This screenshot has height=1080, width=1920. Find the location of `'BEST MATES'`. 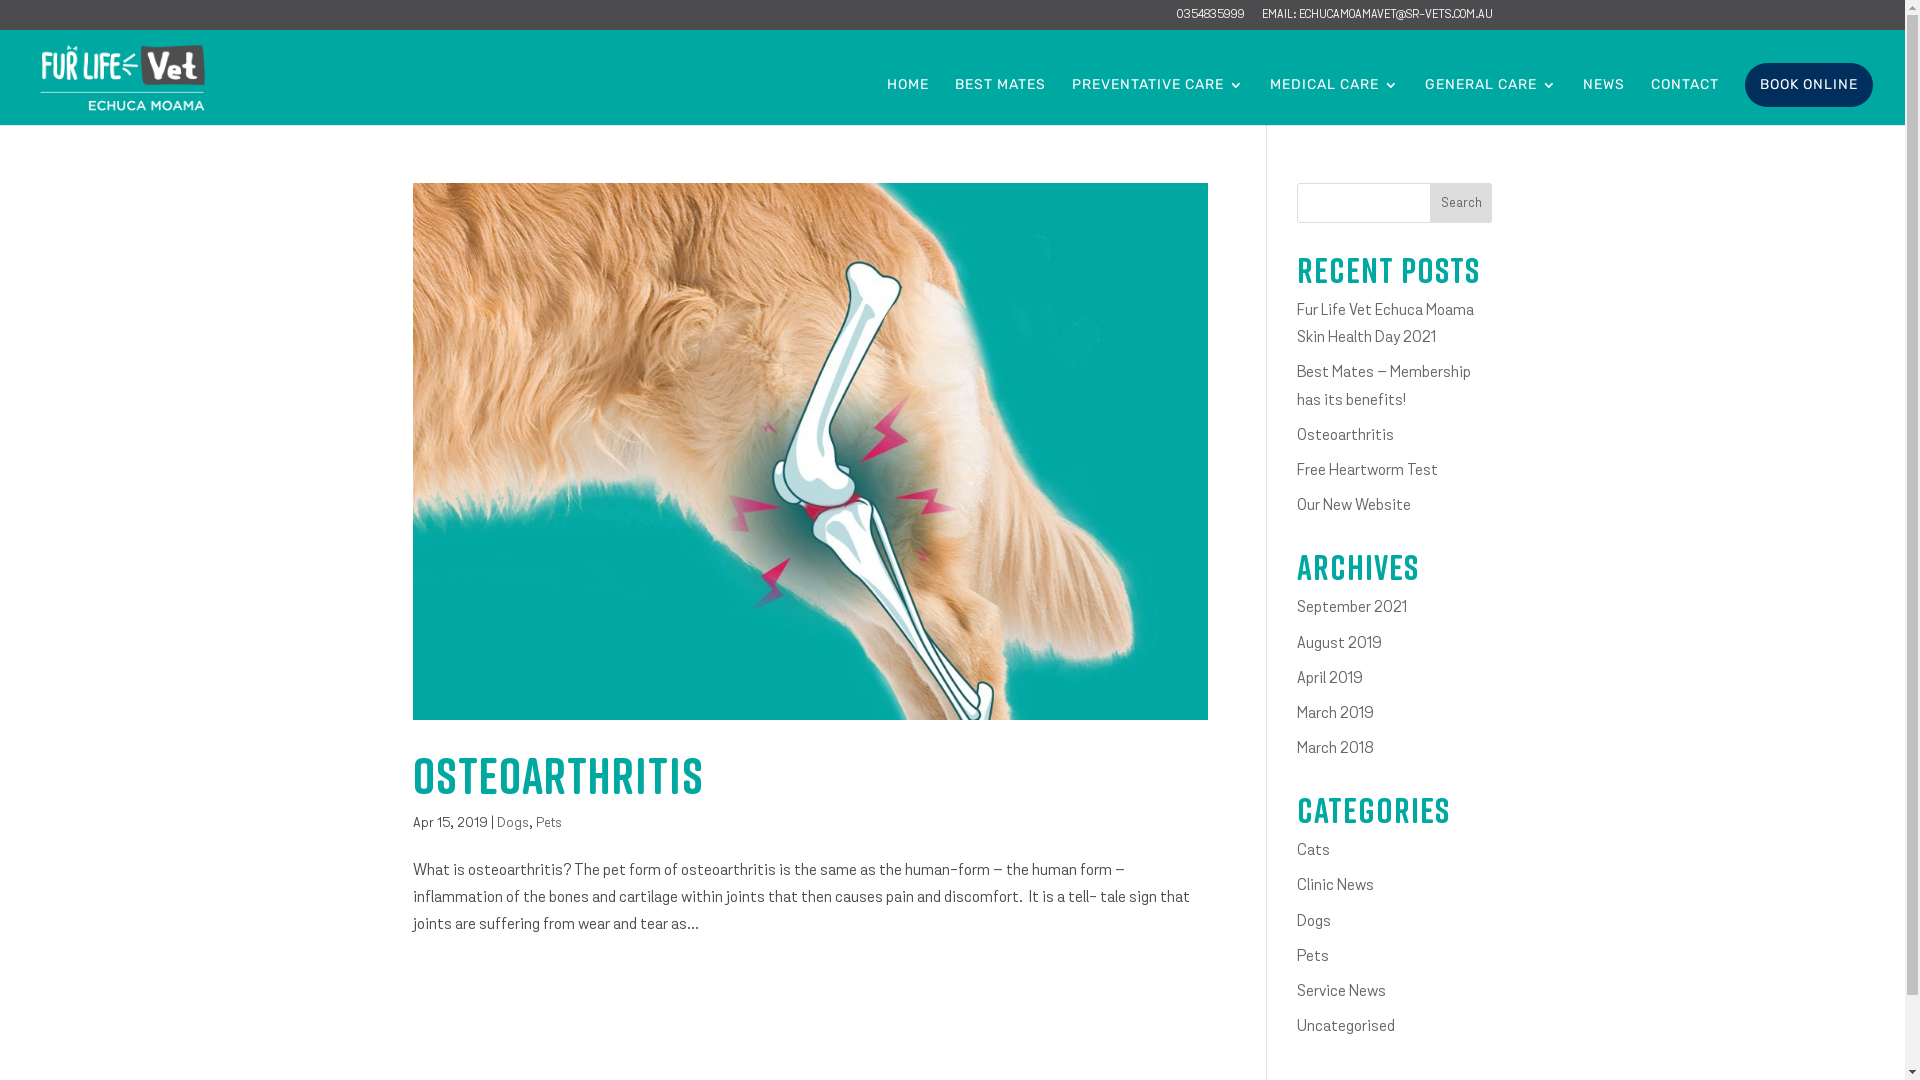

'BEST MATES' is located at coordinates (1000, 101).